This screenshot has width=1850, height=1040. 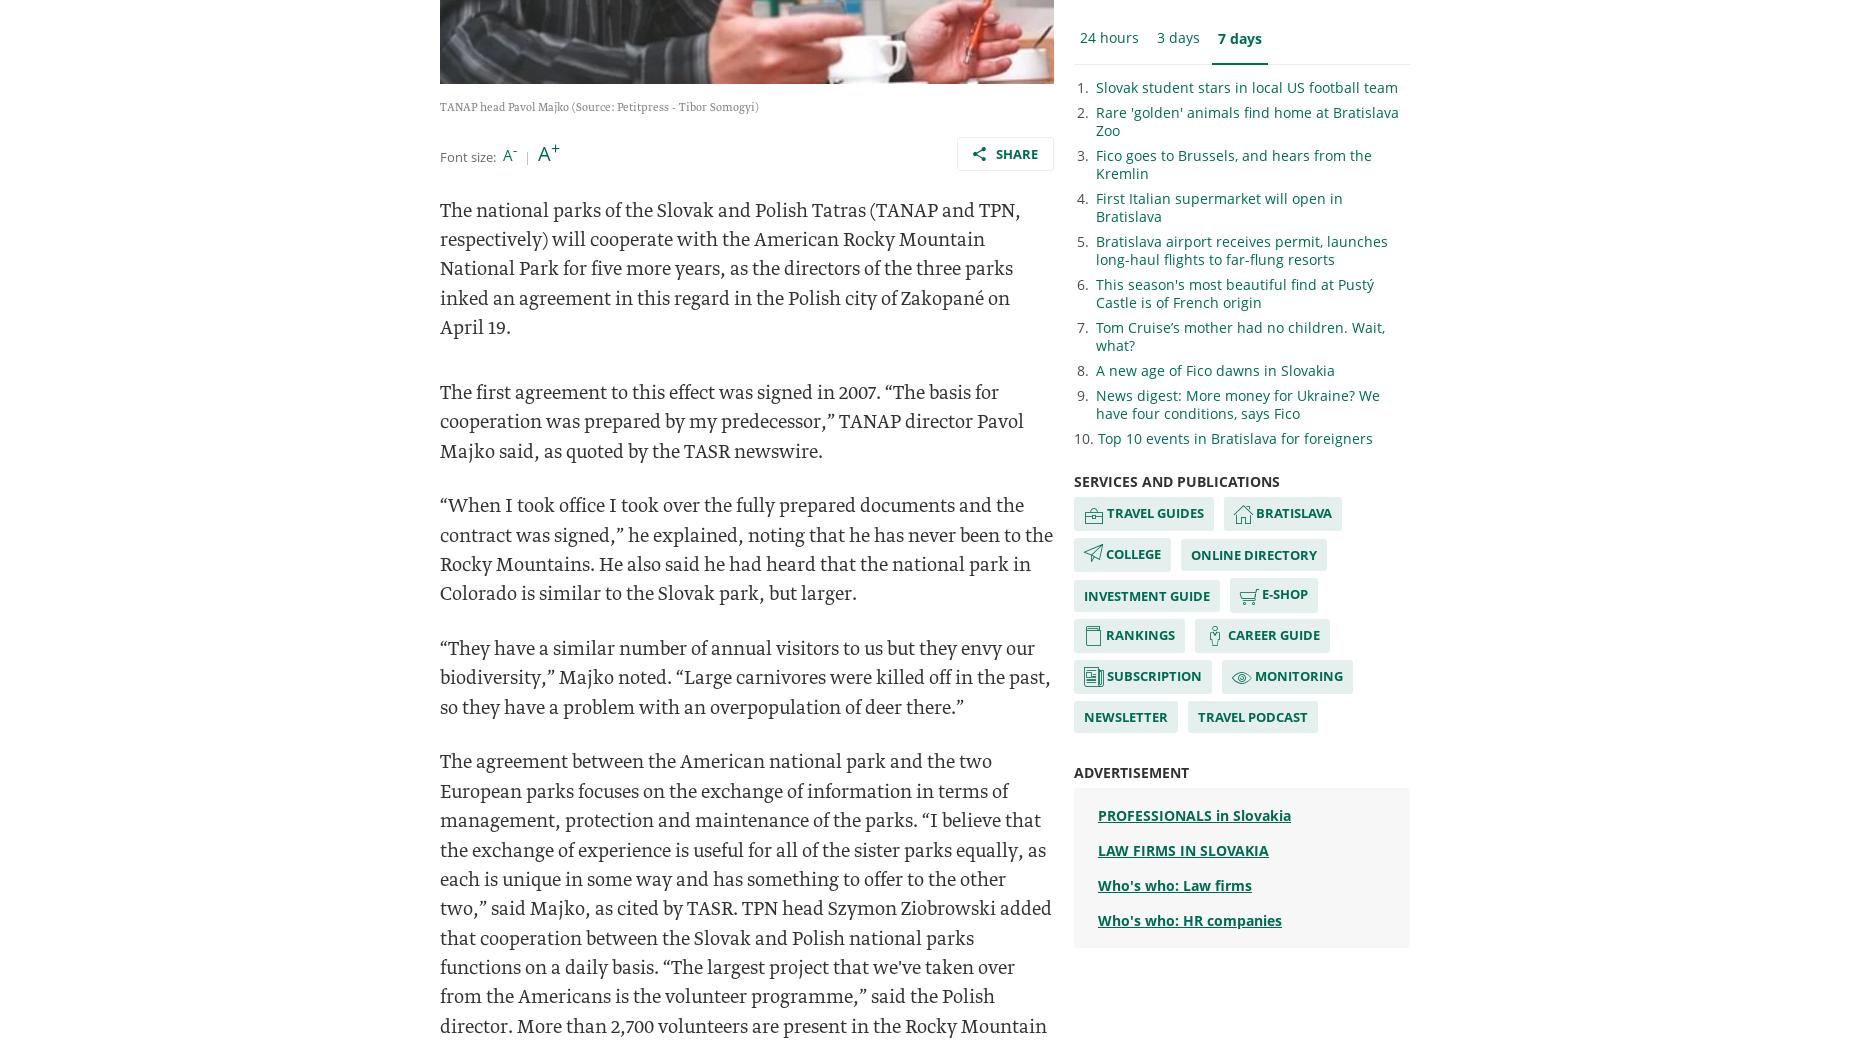 What do you see at coordinates (1081, 242) in the screenshot?
I see `'5.'` at bounding box center [1081, 242].